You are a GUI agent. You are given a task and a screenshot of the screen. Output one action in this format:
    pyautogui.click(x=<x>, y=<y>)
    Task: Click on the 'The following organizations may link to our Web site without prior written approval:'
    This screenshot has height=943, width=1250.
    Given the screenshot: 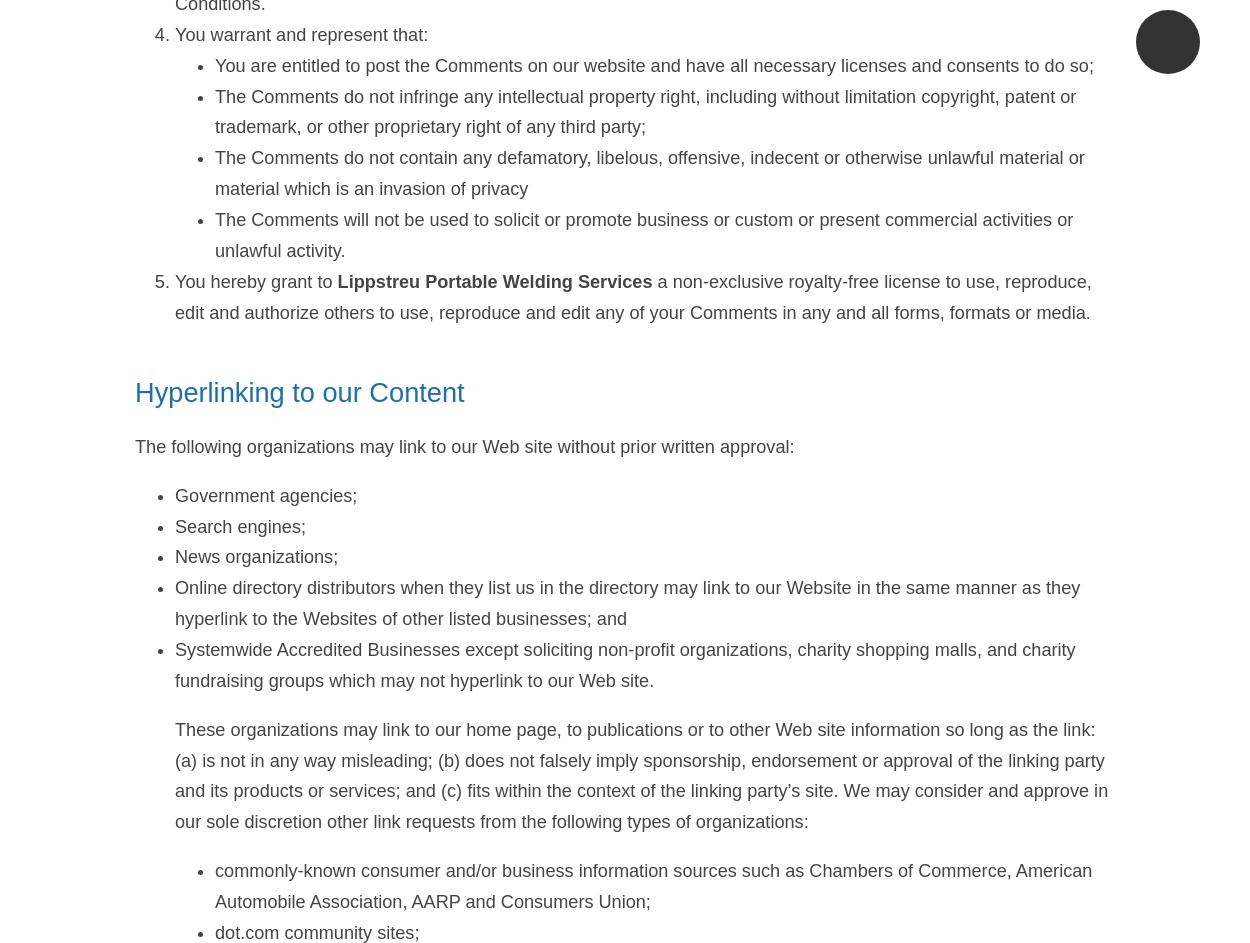 What is the action you would take?
    pyautogui.click(x=135, y=446)
    